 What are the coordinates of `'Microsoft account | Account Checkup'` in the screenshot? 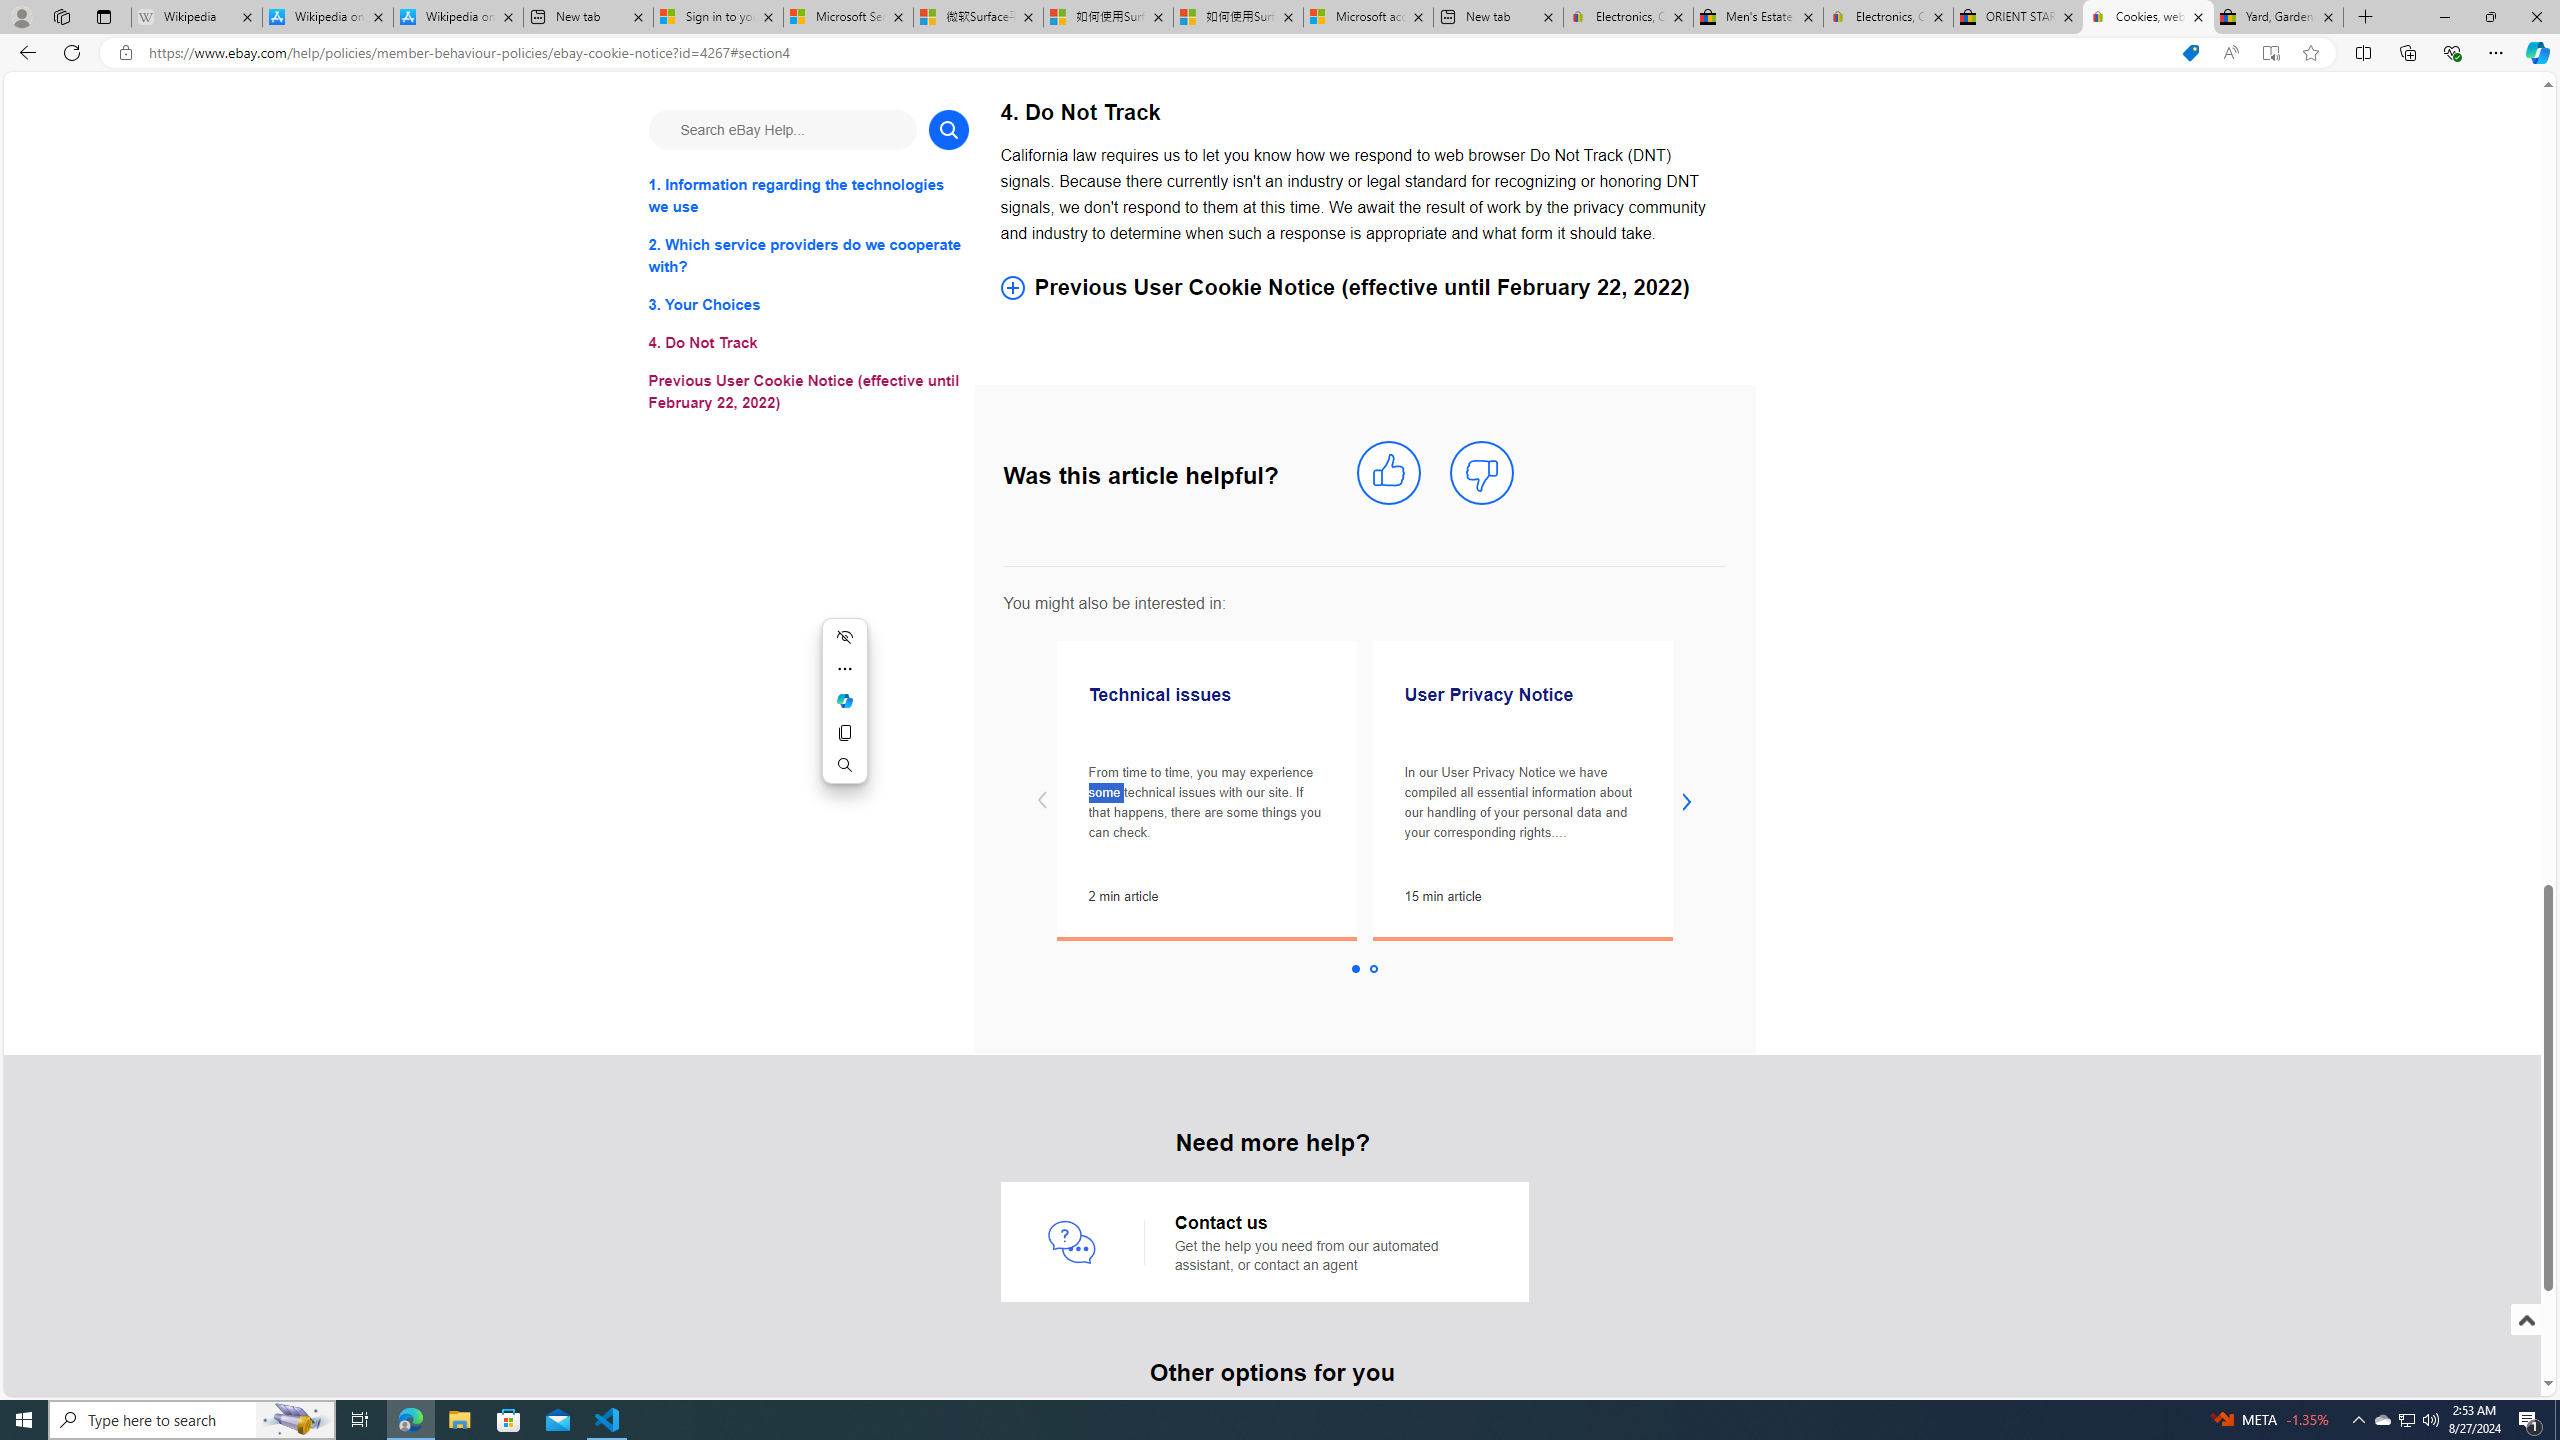 It's located at (1367, 16).